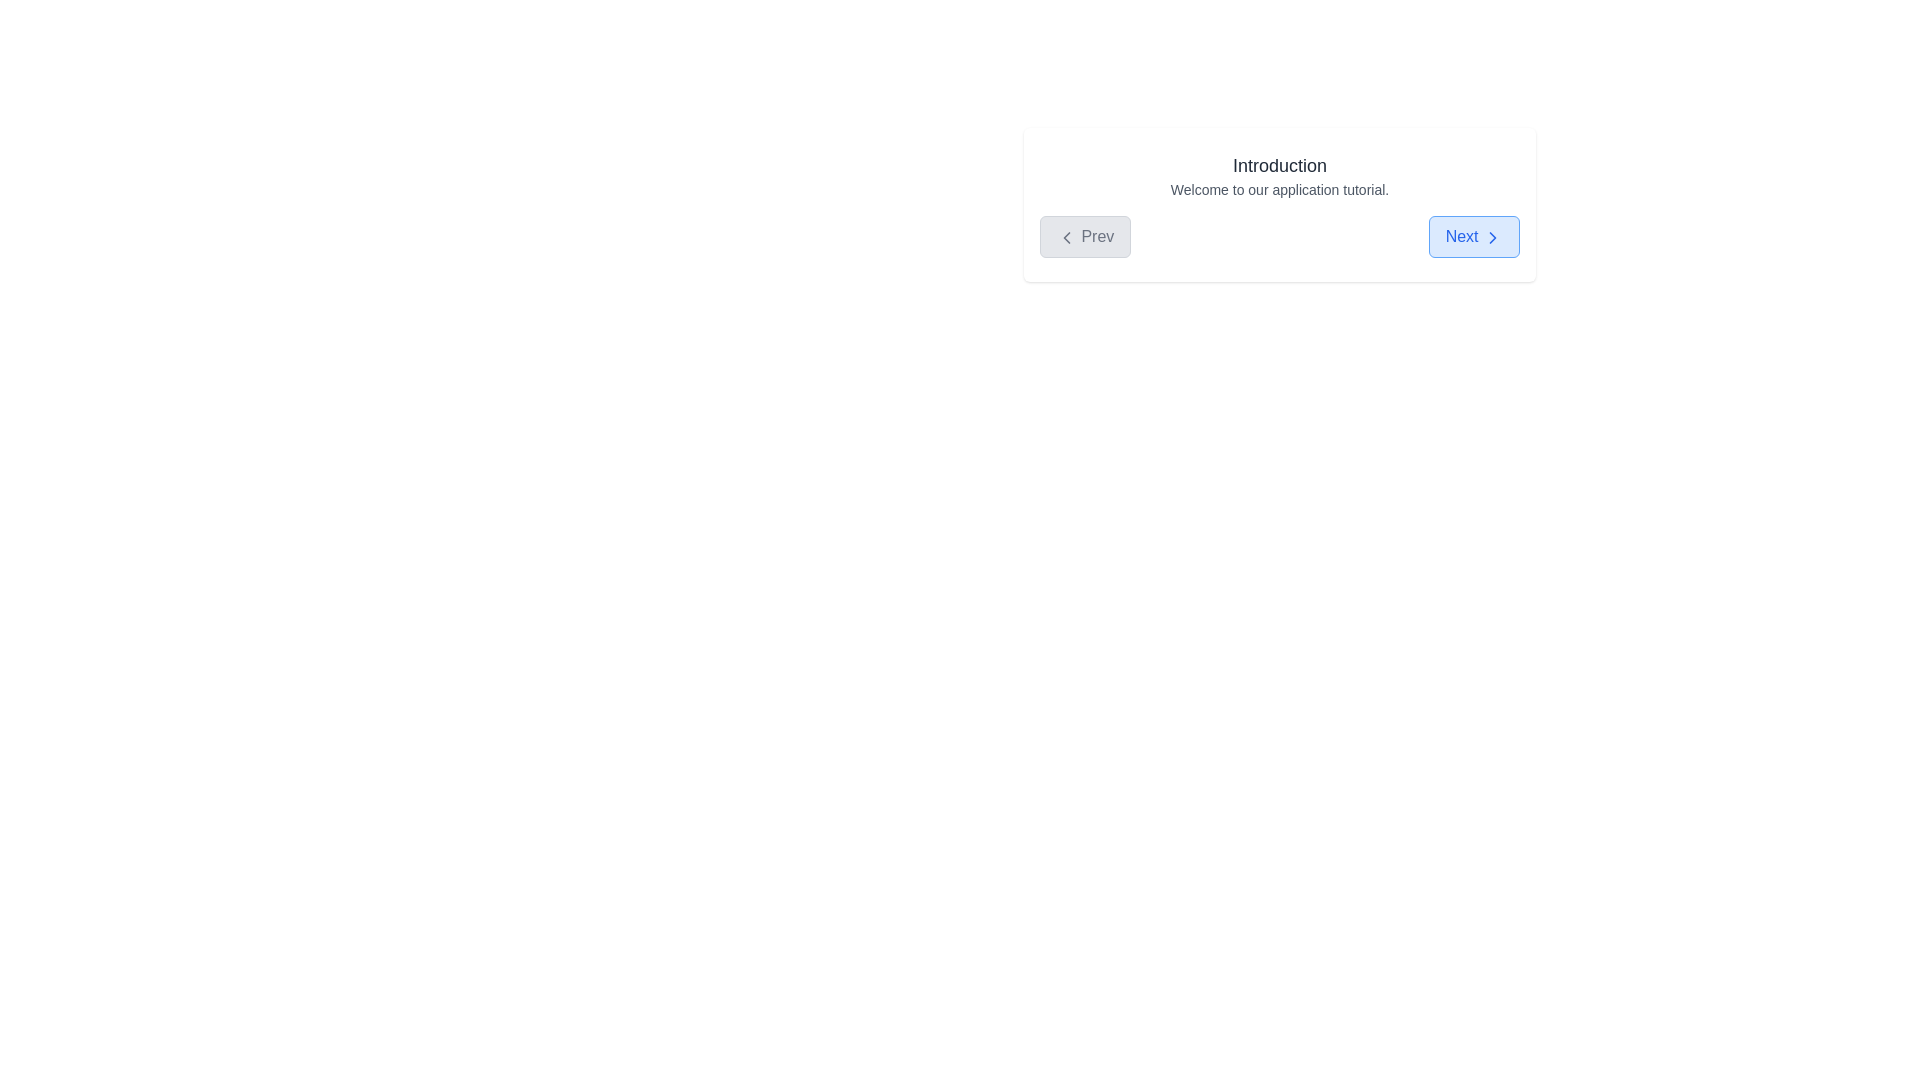 This screenshot has height=1080, width=1920. Describe the element at coordinates (1280, 189) in the screenshot. I see `introductory message text located below the 'Introduction' text in the application tutorial` at that location.